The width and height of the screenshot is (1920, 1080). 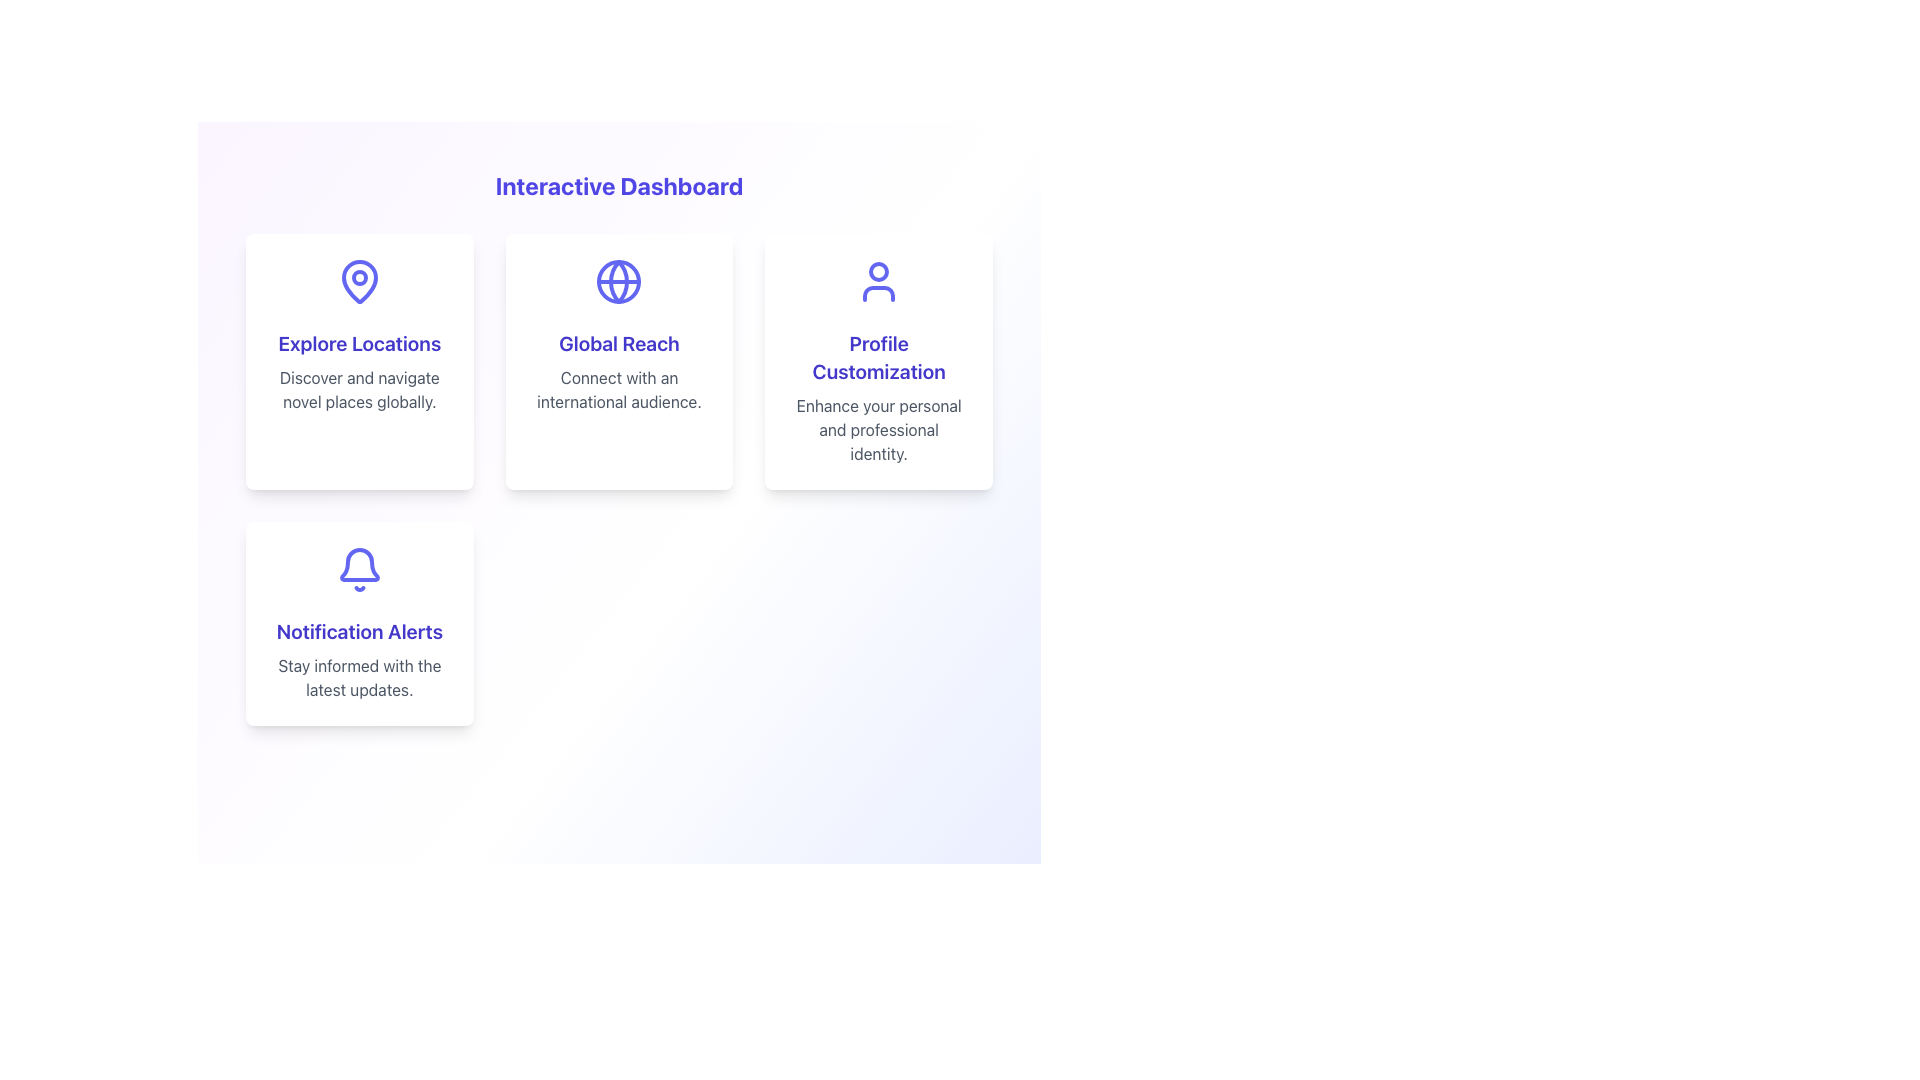 I want to click on the title text related to profile customization features located within the third card in the second row of the interface, so click(x=879, y=357).